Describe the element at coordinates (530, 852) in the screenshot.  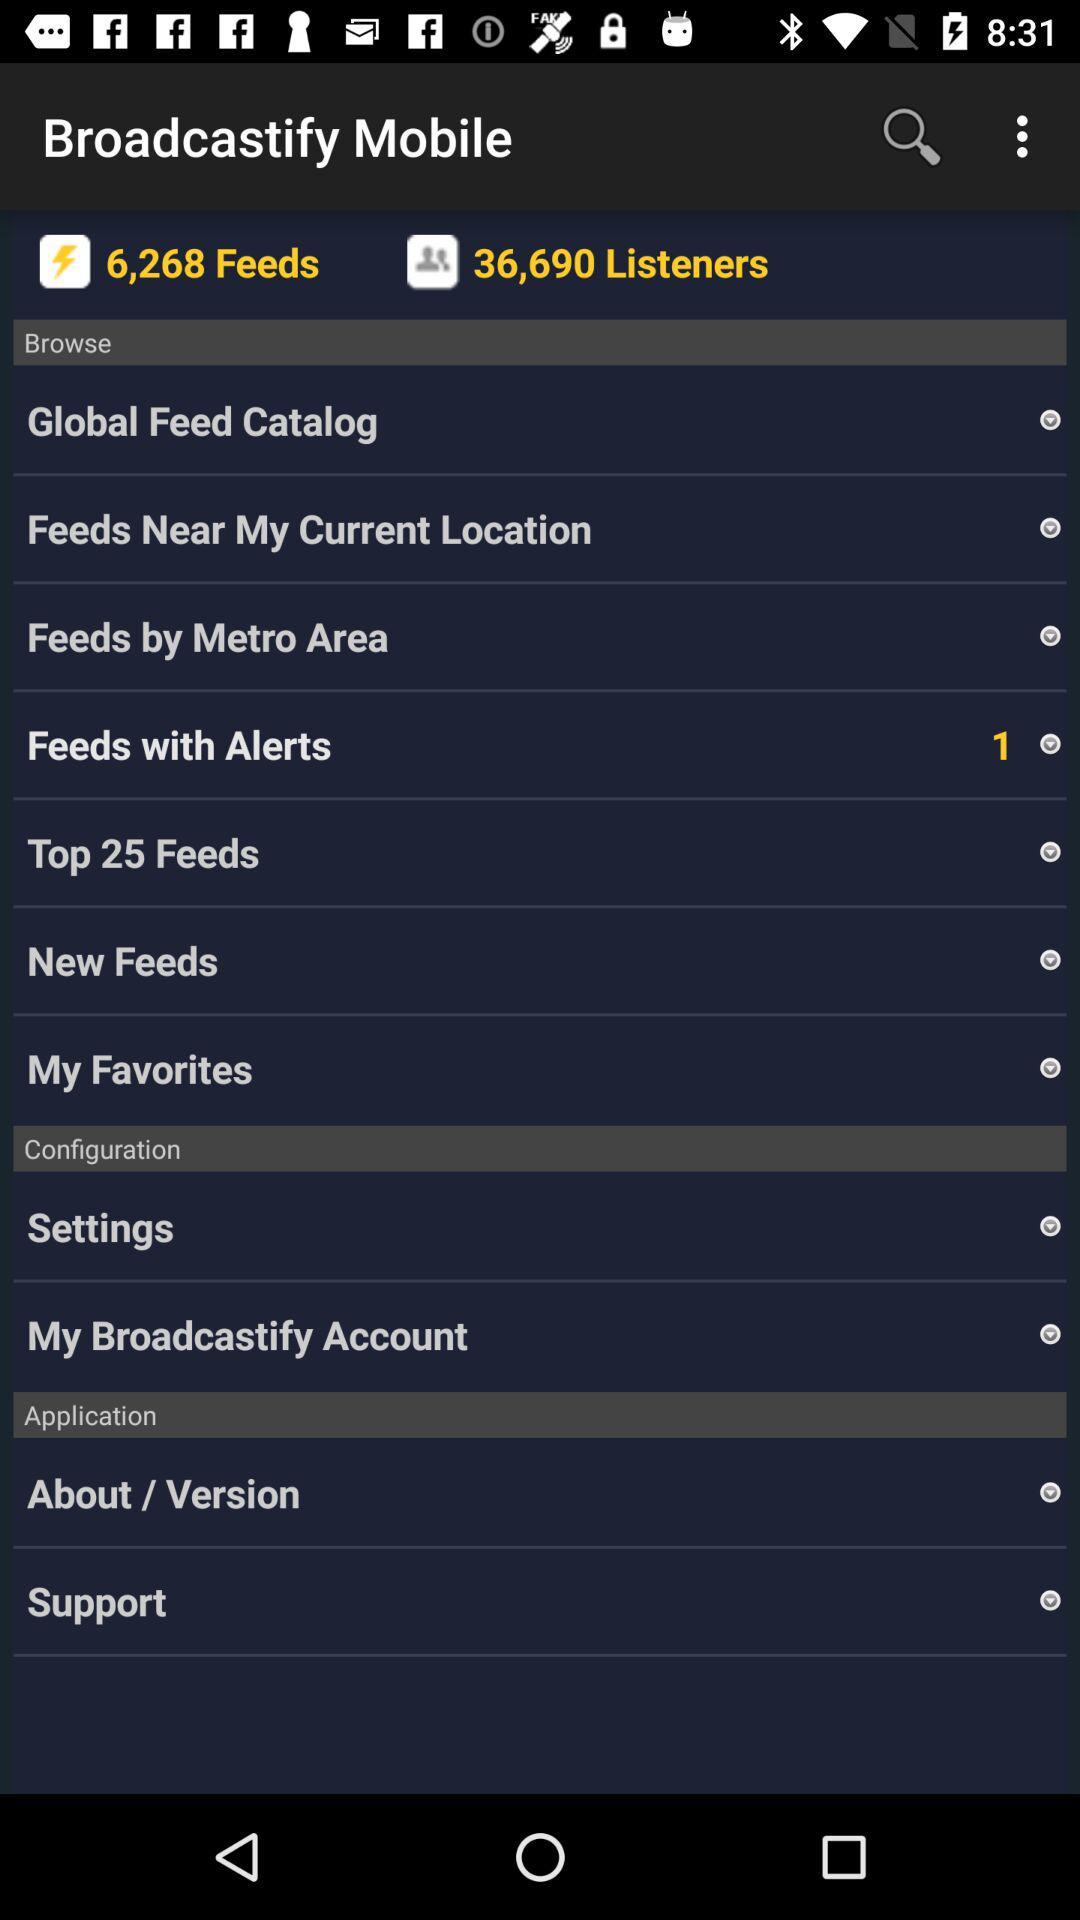
I see `the item above new feeds icon` at that location.